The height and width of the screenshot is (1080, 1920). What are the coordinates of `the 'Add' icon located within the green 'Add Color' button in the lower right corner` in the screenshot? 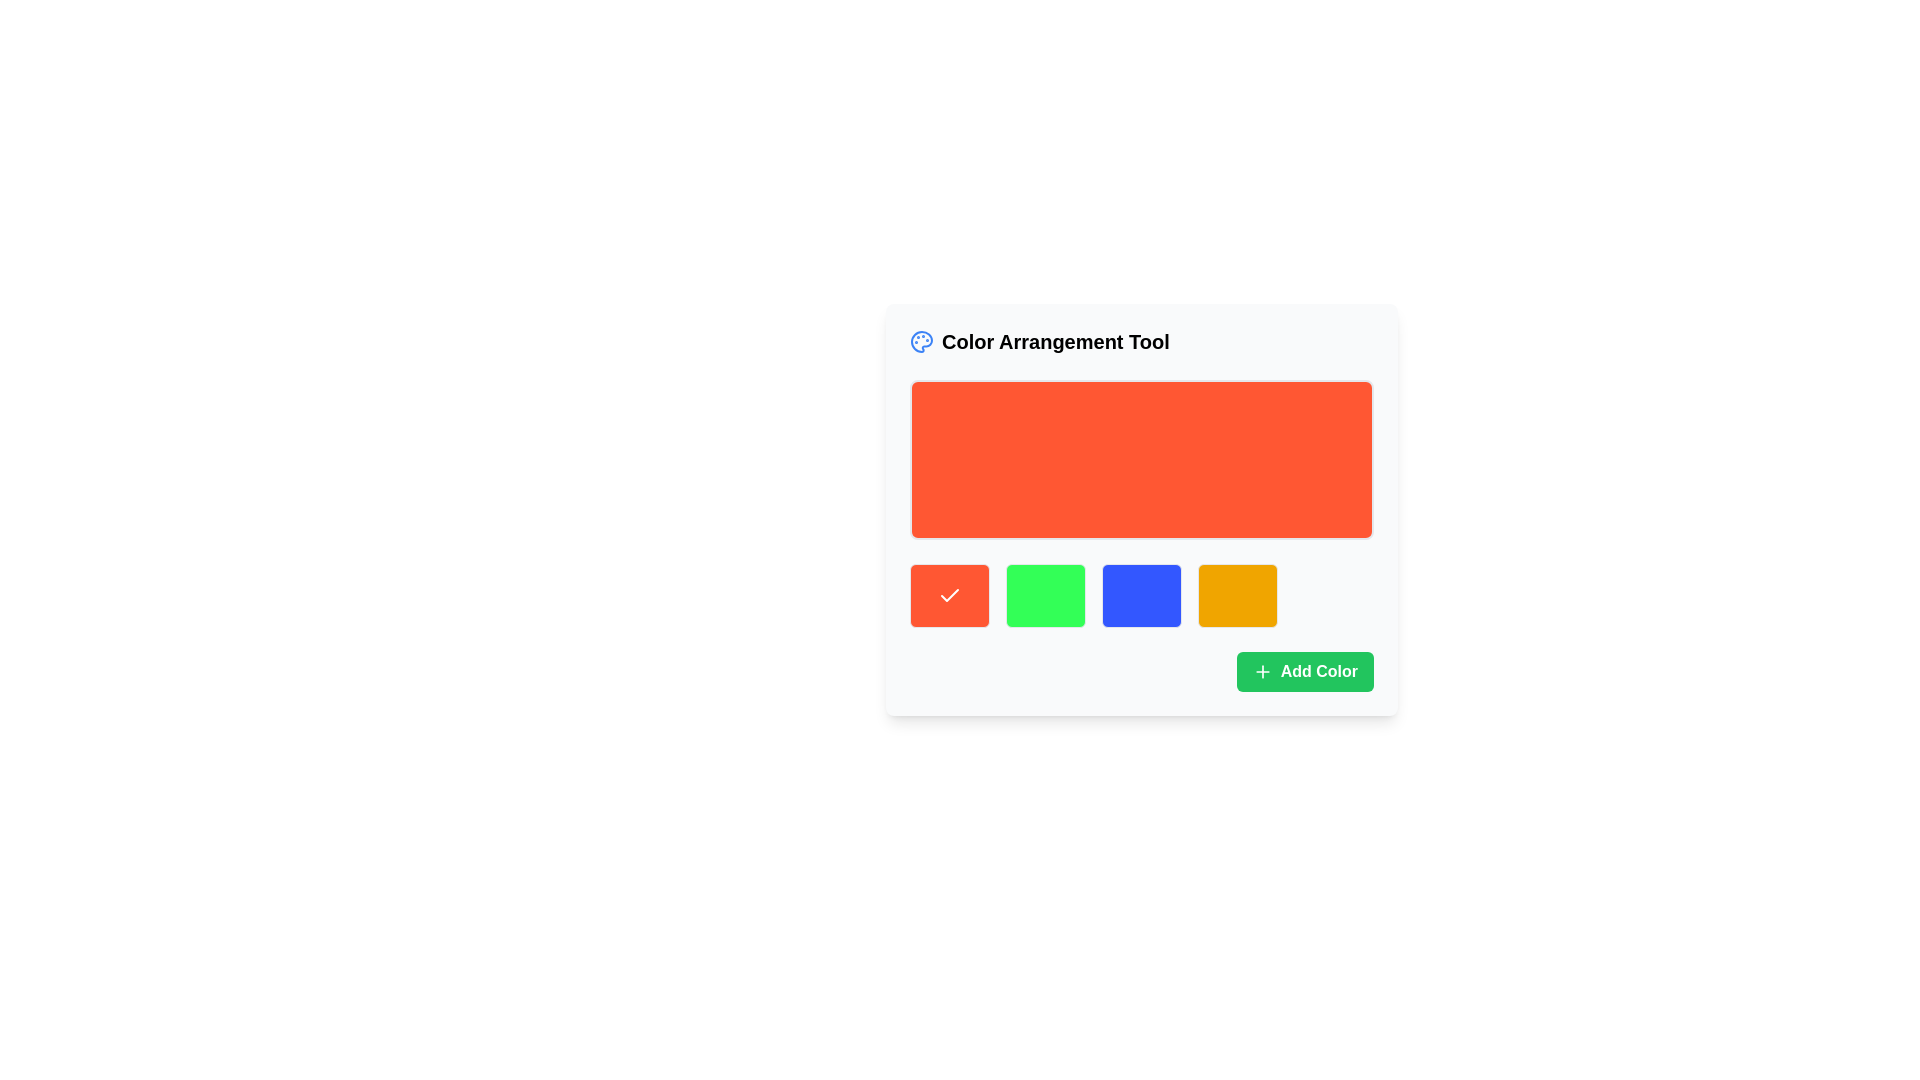 It's located at (1261, 671).